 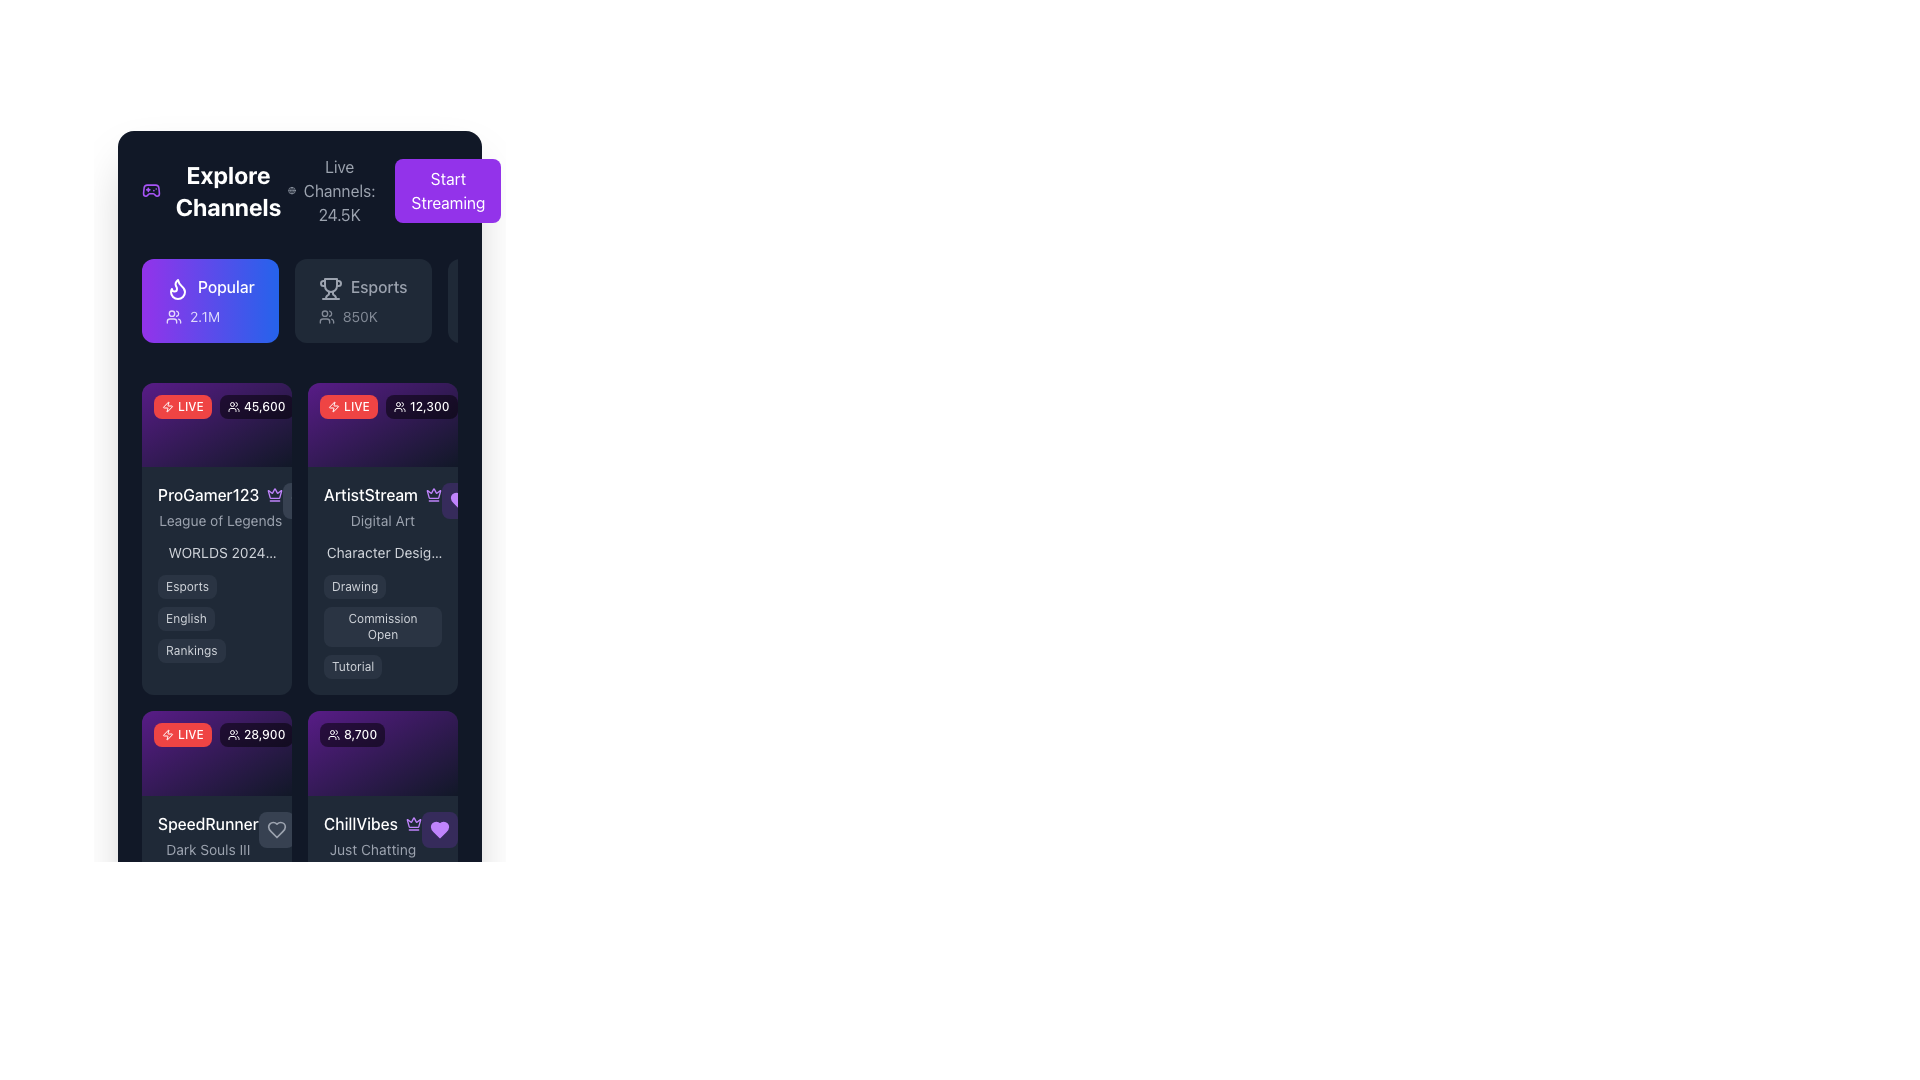 What do you see at coordinates (220, 520) in the screenshot?
I see `text displayed in the Text Label that shows the name of the game associated with user 'ProGamer123', which is located in the card section dedicated to this user` at bounding box center [220, 520].